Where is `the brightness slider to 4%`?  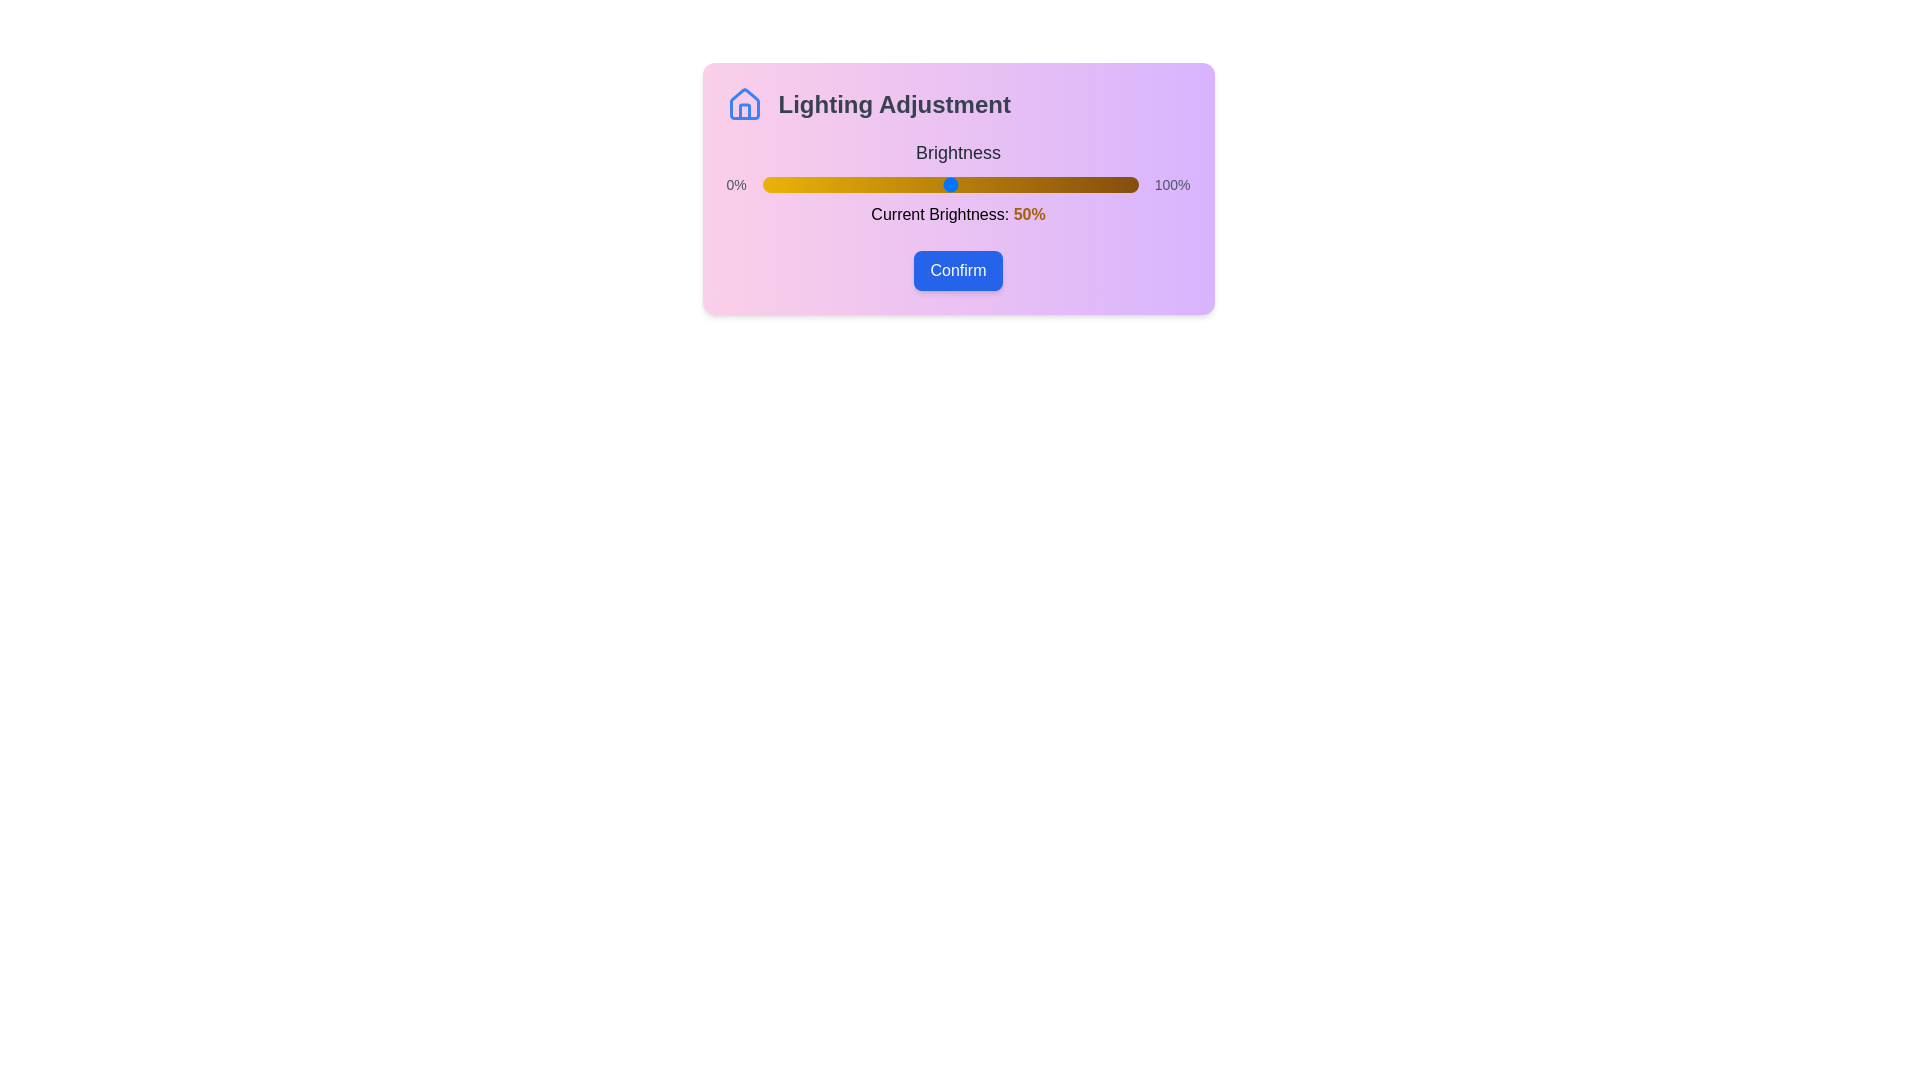 the brightness slider to 4% is located at coordinates (776, 185).